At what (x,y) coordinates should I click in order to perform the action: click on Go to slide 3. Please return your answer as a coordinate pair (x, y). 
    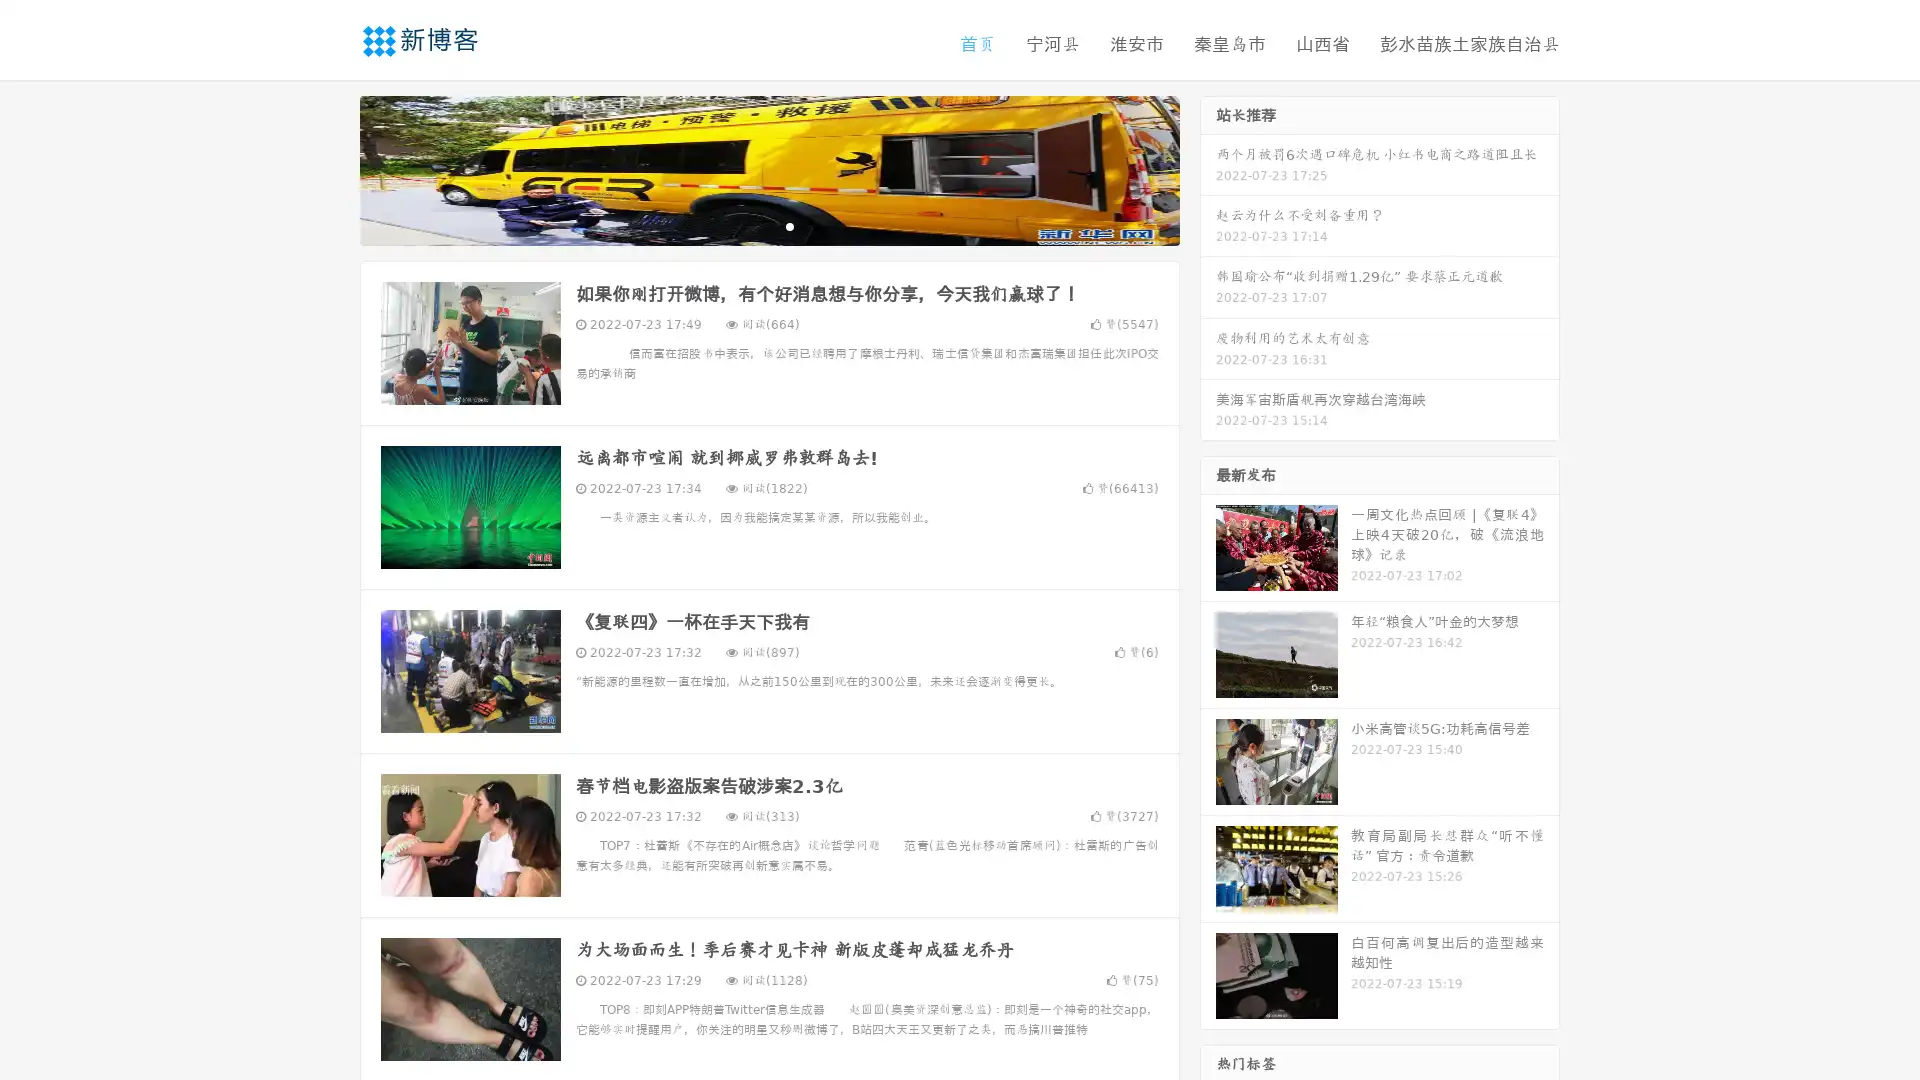
    Looking at the image, I should click on (789, 225).